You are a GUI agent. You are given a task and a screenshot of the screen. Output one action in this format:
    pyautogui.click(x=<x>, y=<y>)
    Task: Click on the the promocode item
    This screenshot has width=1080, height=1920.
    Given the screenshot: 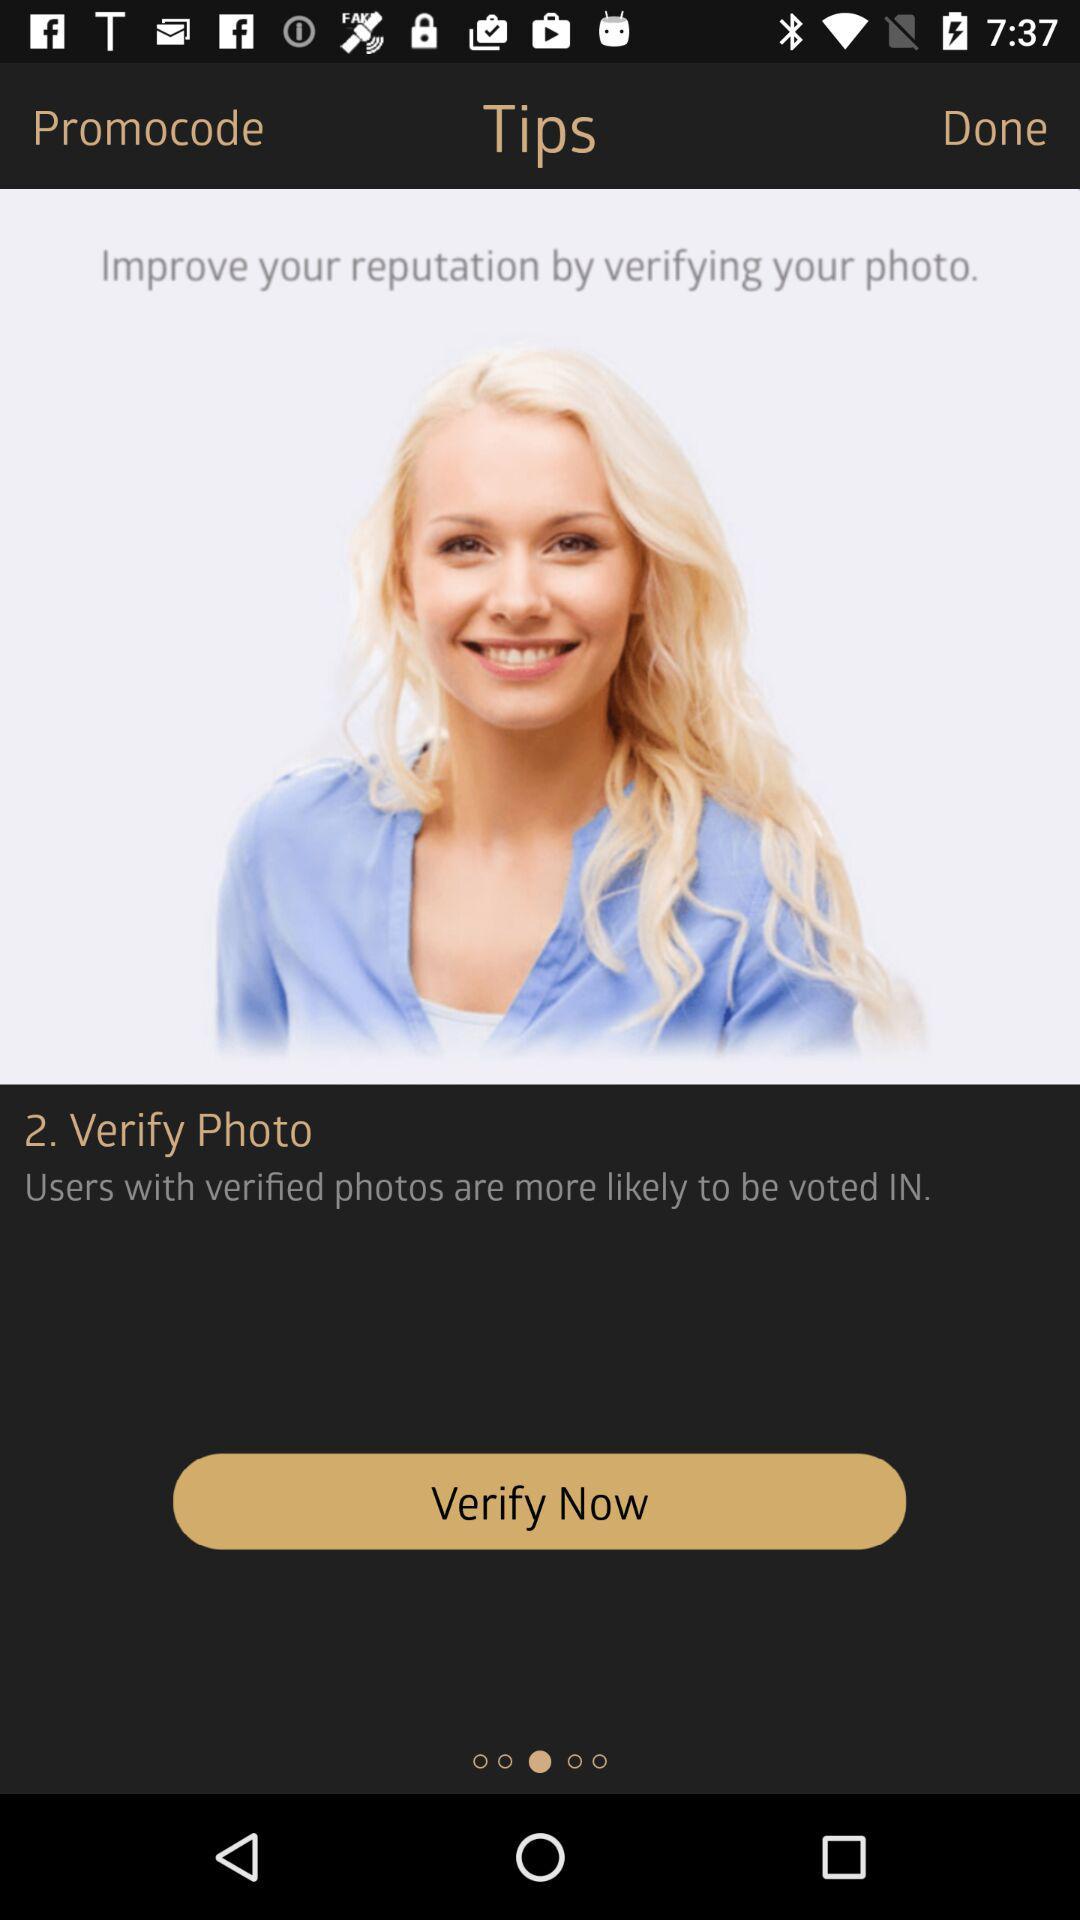 What is the action you would take?
    pyautogui.click(x=132, y=124)
    